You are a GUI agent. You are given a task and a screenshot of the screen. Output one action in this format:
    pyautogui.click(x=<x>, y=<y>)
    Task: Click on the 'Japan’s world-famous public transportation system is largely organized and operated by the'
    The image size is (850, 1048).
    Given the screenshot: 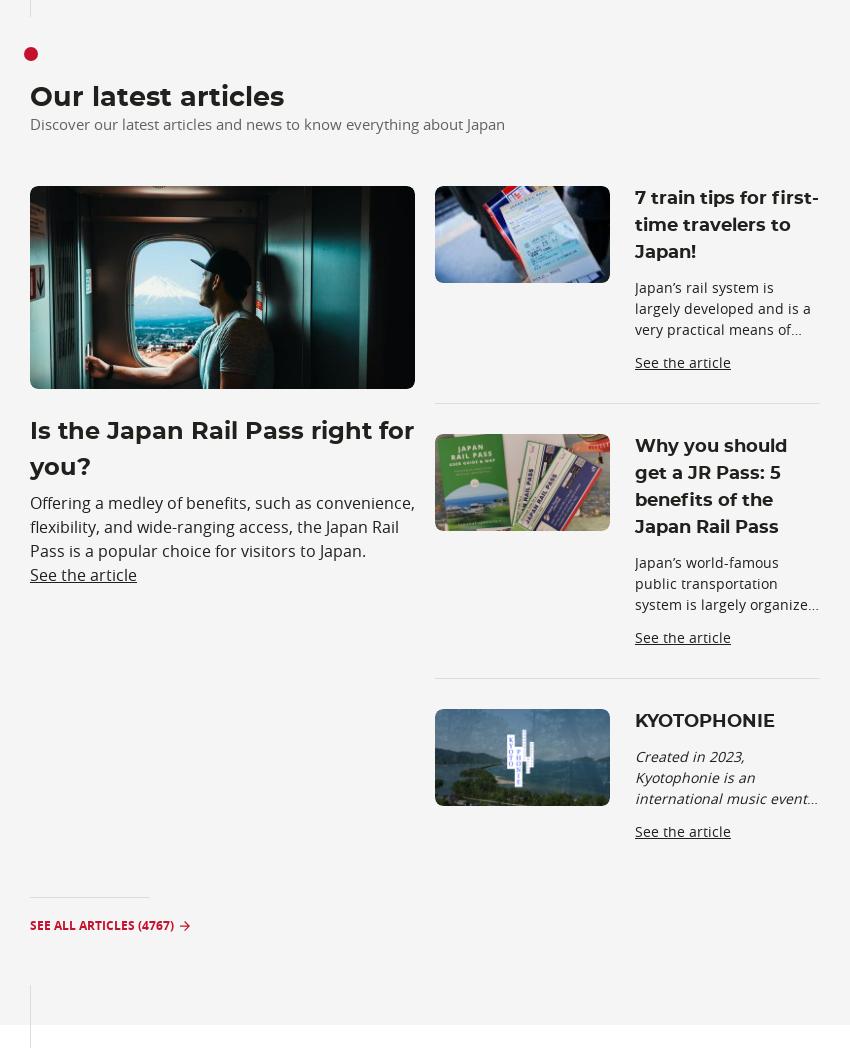 What is the action you would take?
    pyautogui.click(x=725, y=594)
    